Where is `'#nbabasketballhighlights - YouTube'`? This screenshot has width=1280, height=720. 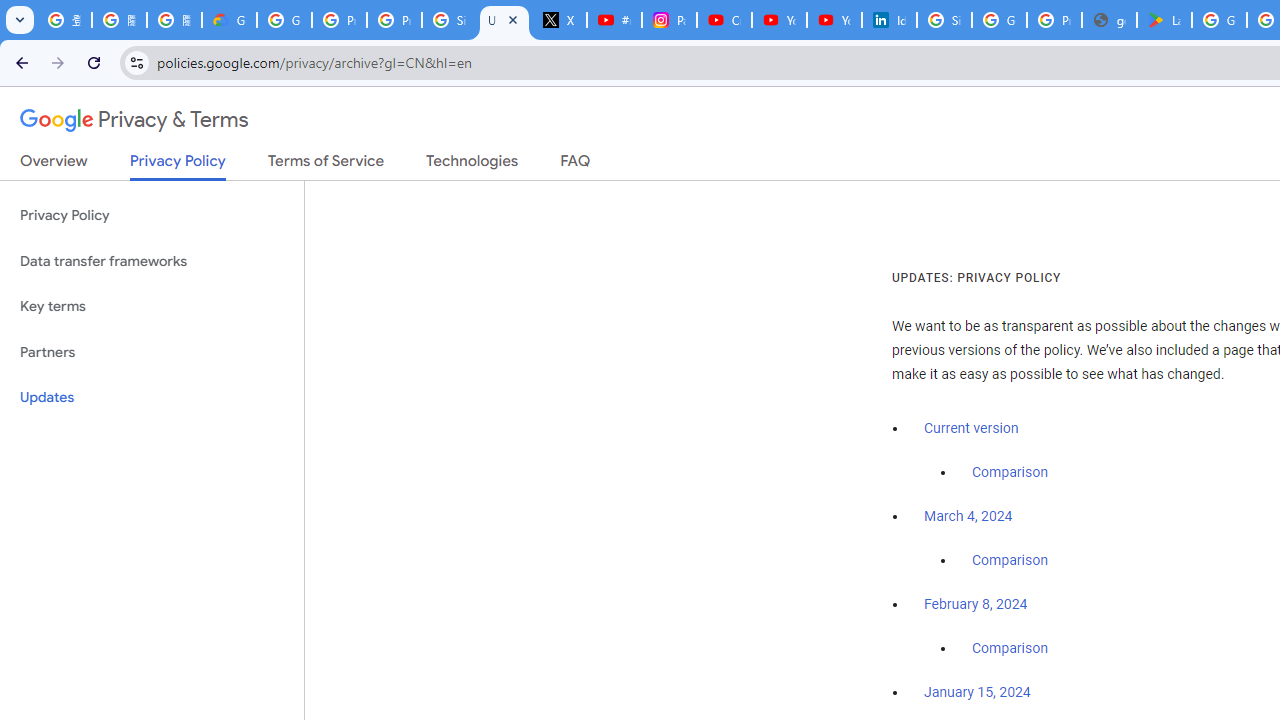 '#nbabasketballhighlights - YouTube' is located at coordinates (614, 20).